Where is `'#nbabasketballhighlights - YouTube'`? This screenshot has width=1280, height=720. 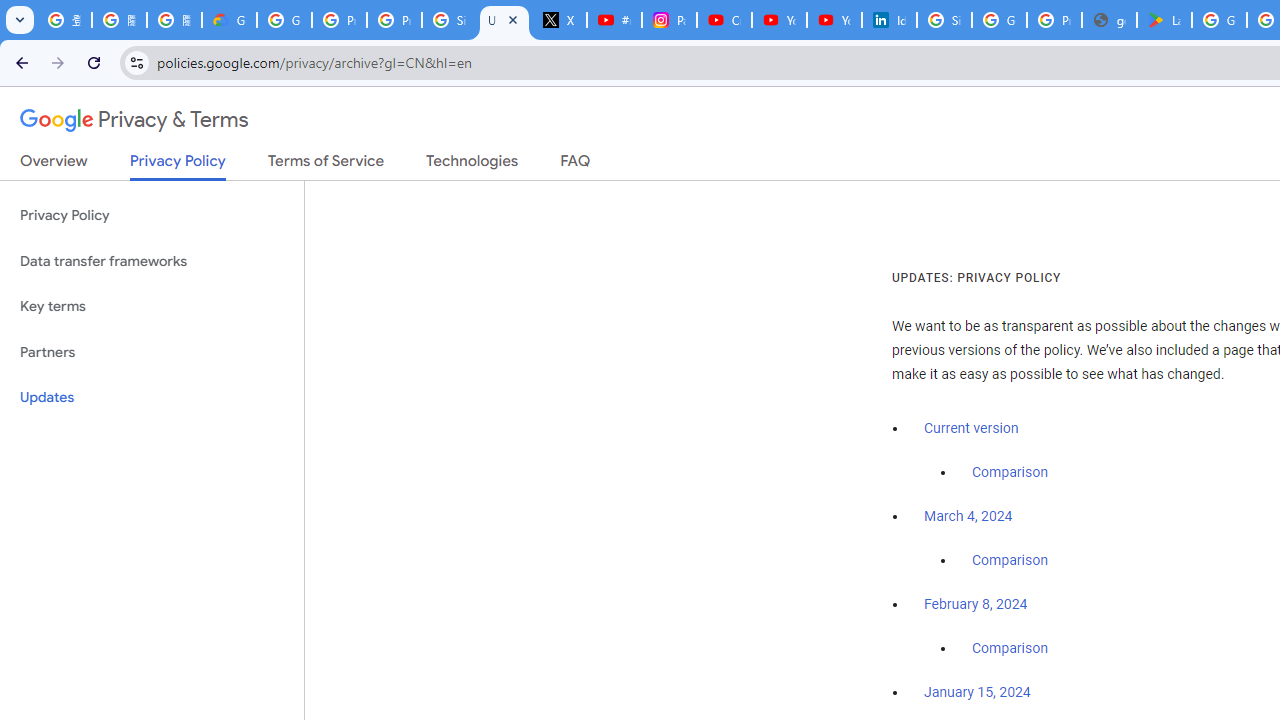 '#nbabasketballhighlights - YouTube' is located at coordinates (614, 20).